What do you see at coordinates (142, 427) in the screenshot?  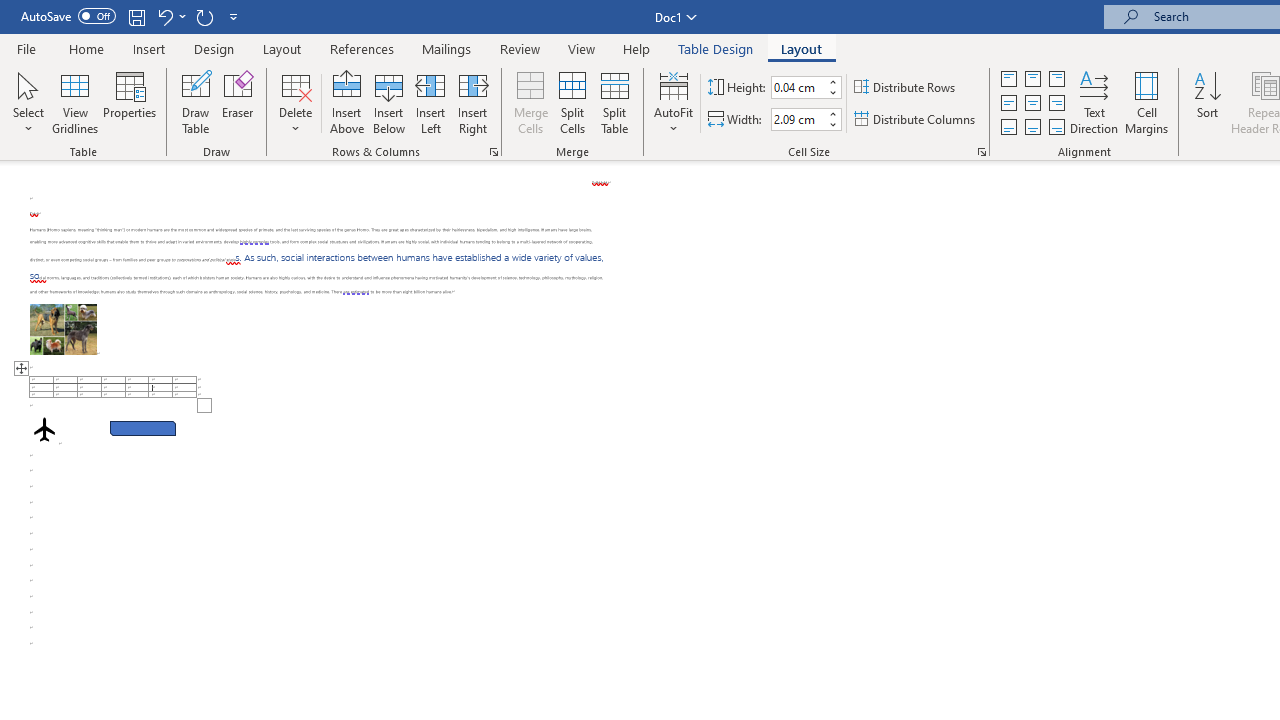 I see `'Rectangle: Diagonal Corners Snipped 2'` at bounding box center [142, 427].